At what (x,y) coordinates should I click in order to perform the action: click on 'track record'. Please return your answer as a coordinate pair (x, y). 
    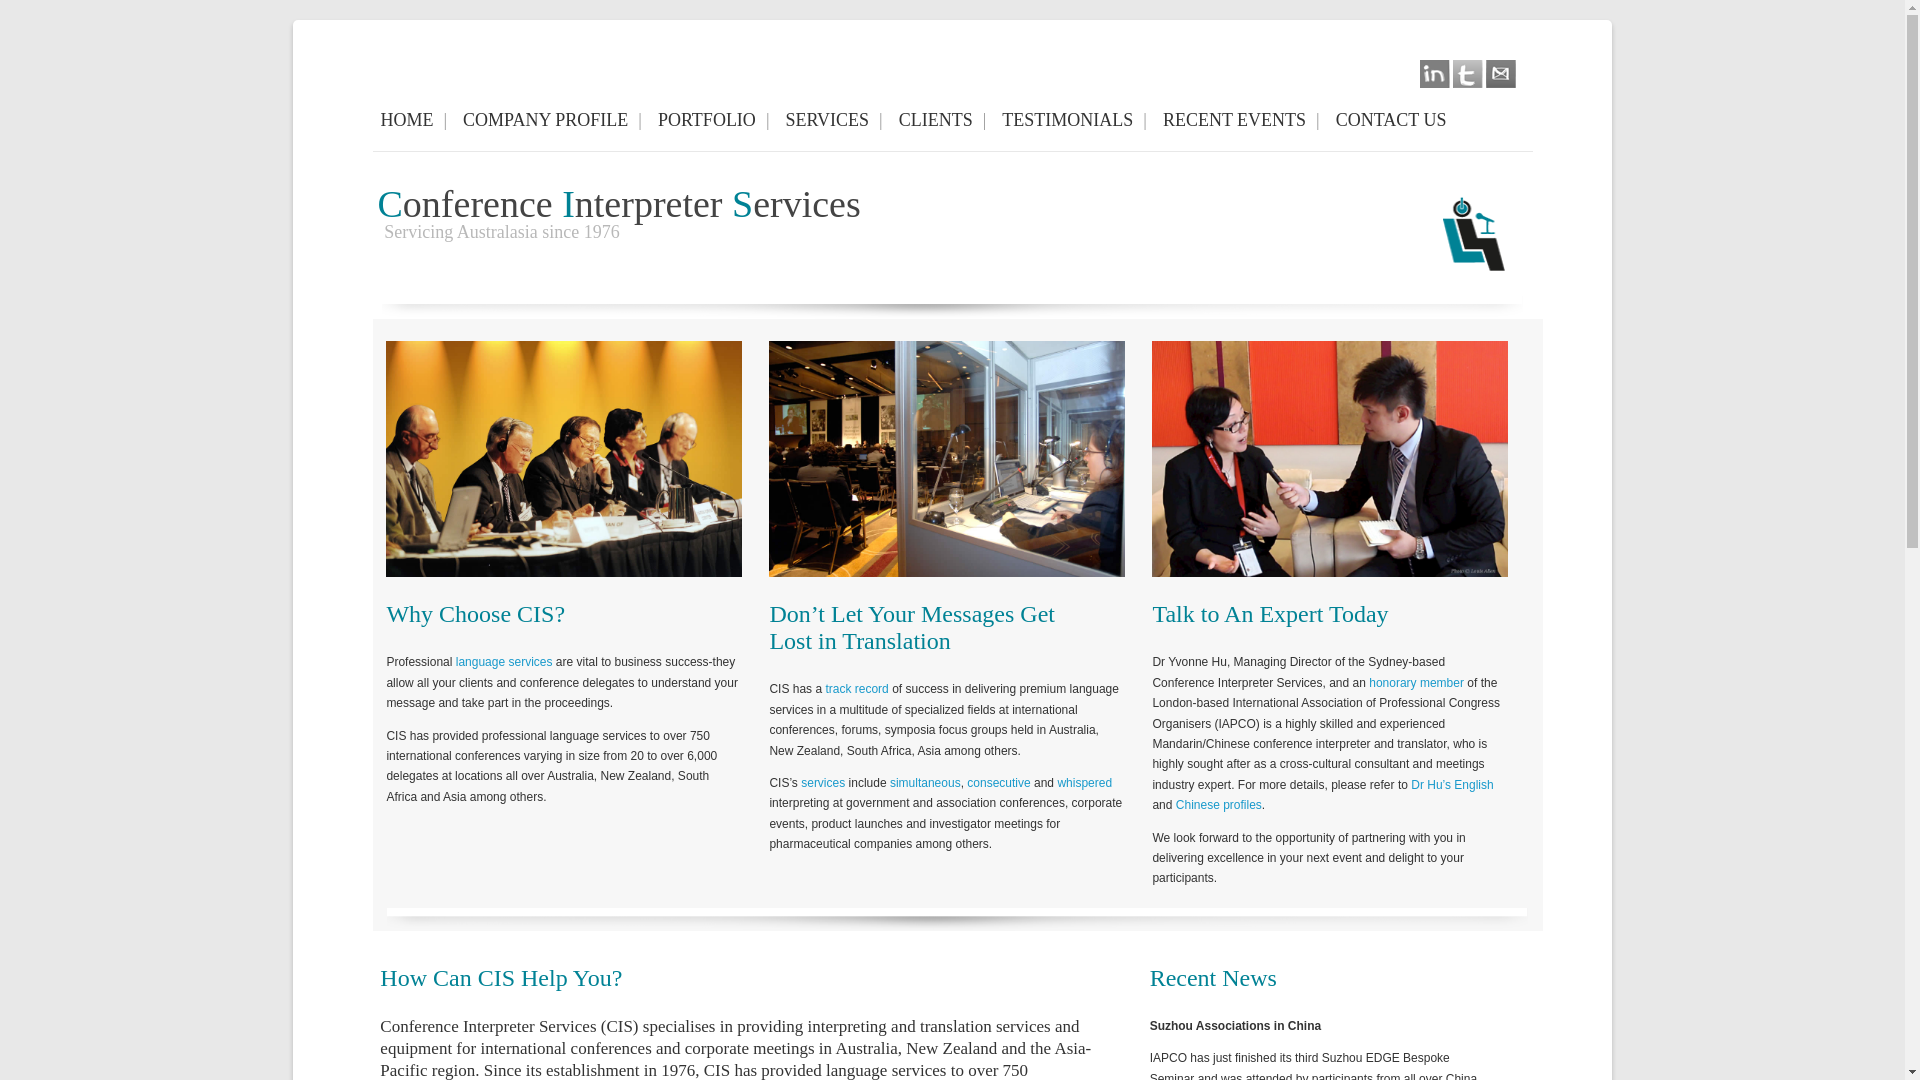
    Looking at the image, I should click on (856, 688).